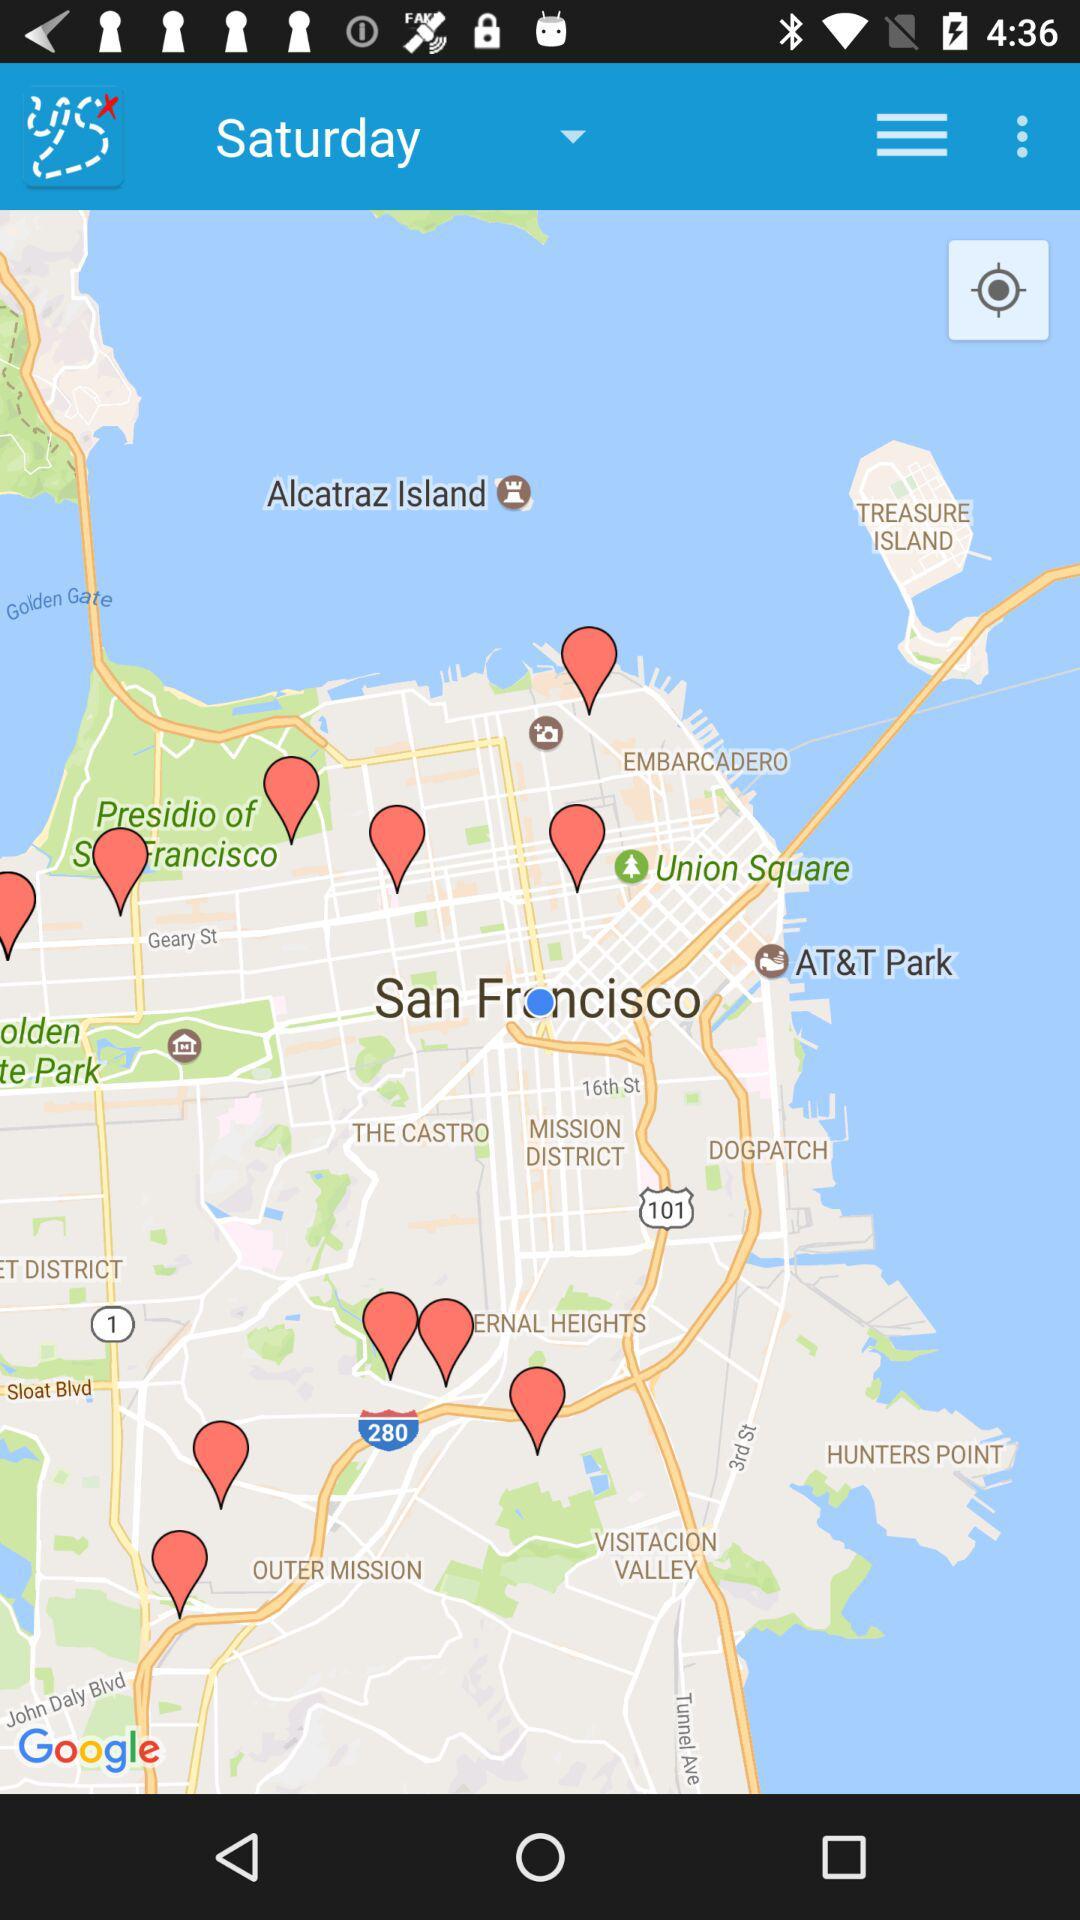 The height and width of the screenshot is (1920, 1080). Describe the element at coordinates (911, 135) in the screenshot. I see `item to the right of saturday` at that location.